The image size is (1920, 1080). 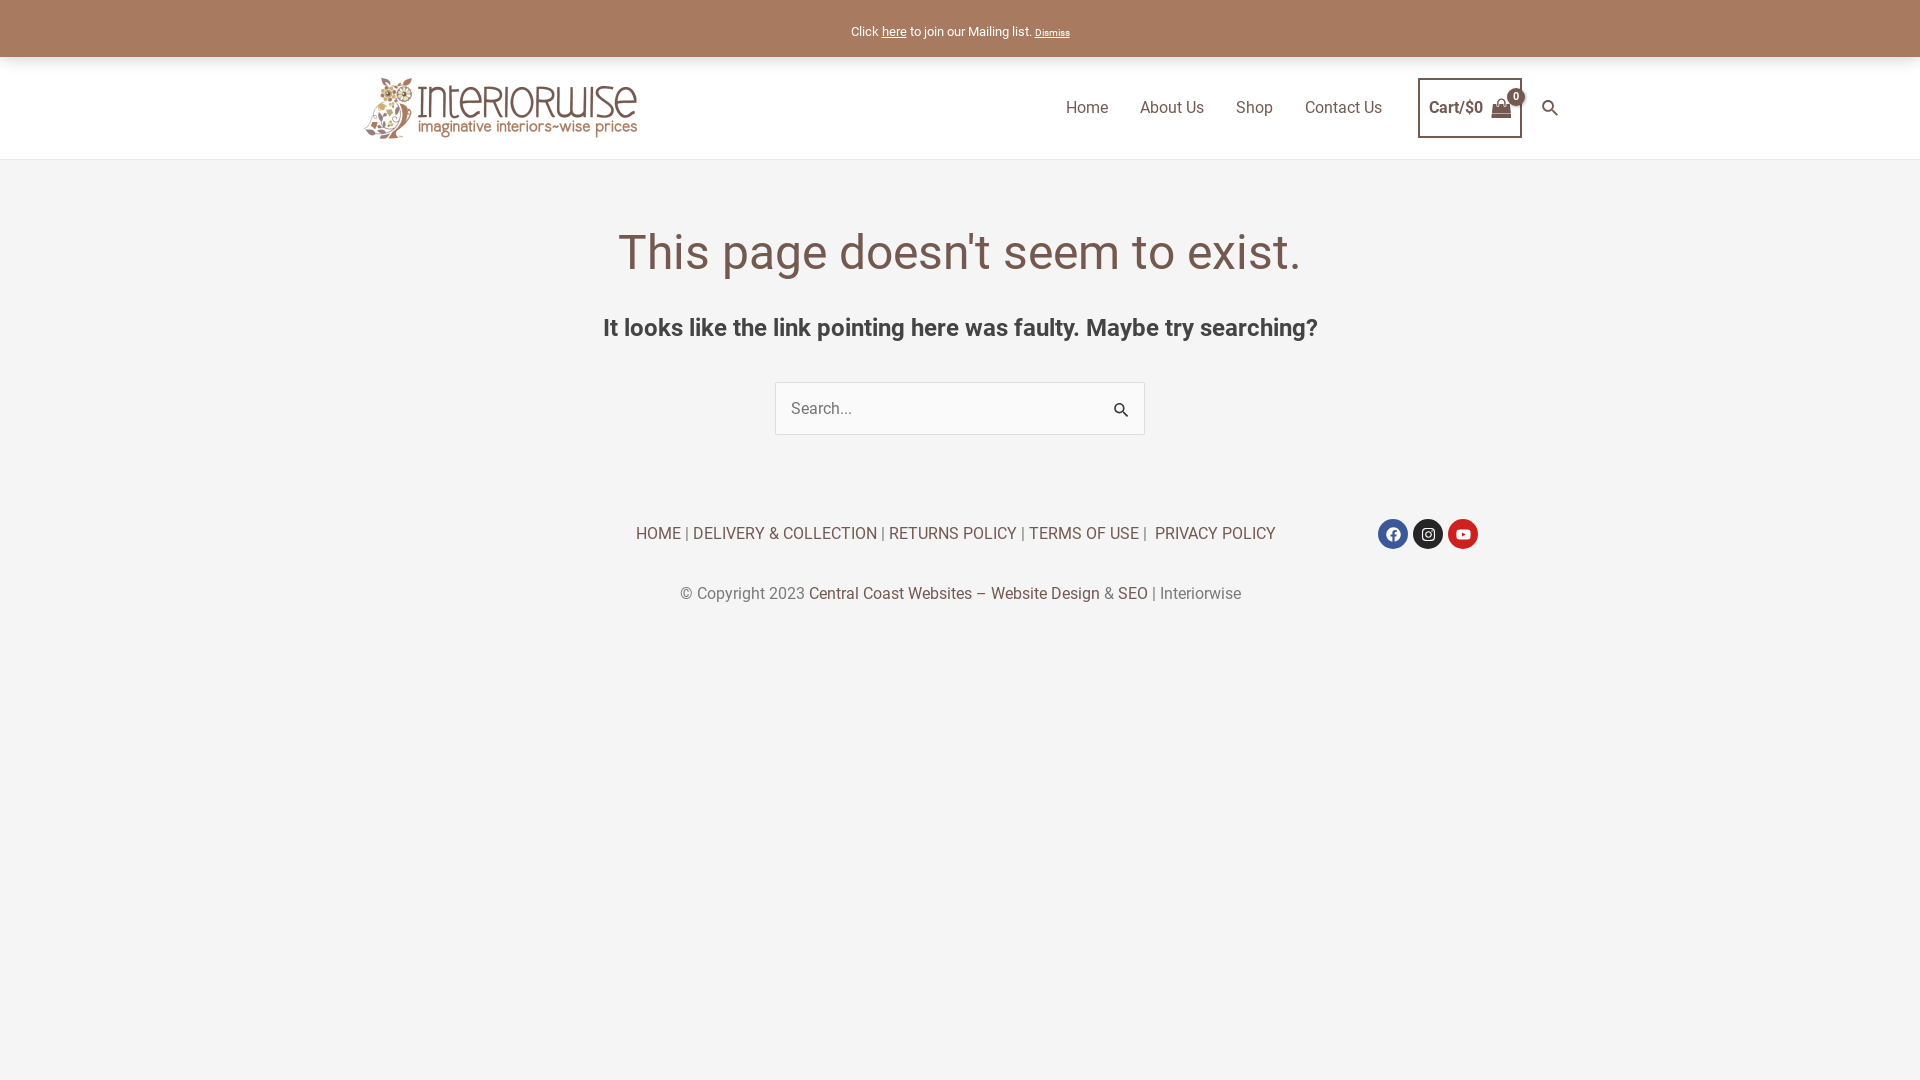 What do you see at coordinates (1427, 532) in the screenshot?
I see `'Instagram'` at bounding box center [1427, 532].